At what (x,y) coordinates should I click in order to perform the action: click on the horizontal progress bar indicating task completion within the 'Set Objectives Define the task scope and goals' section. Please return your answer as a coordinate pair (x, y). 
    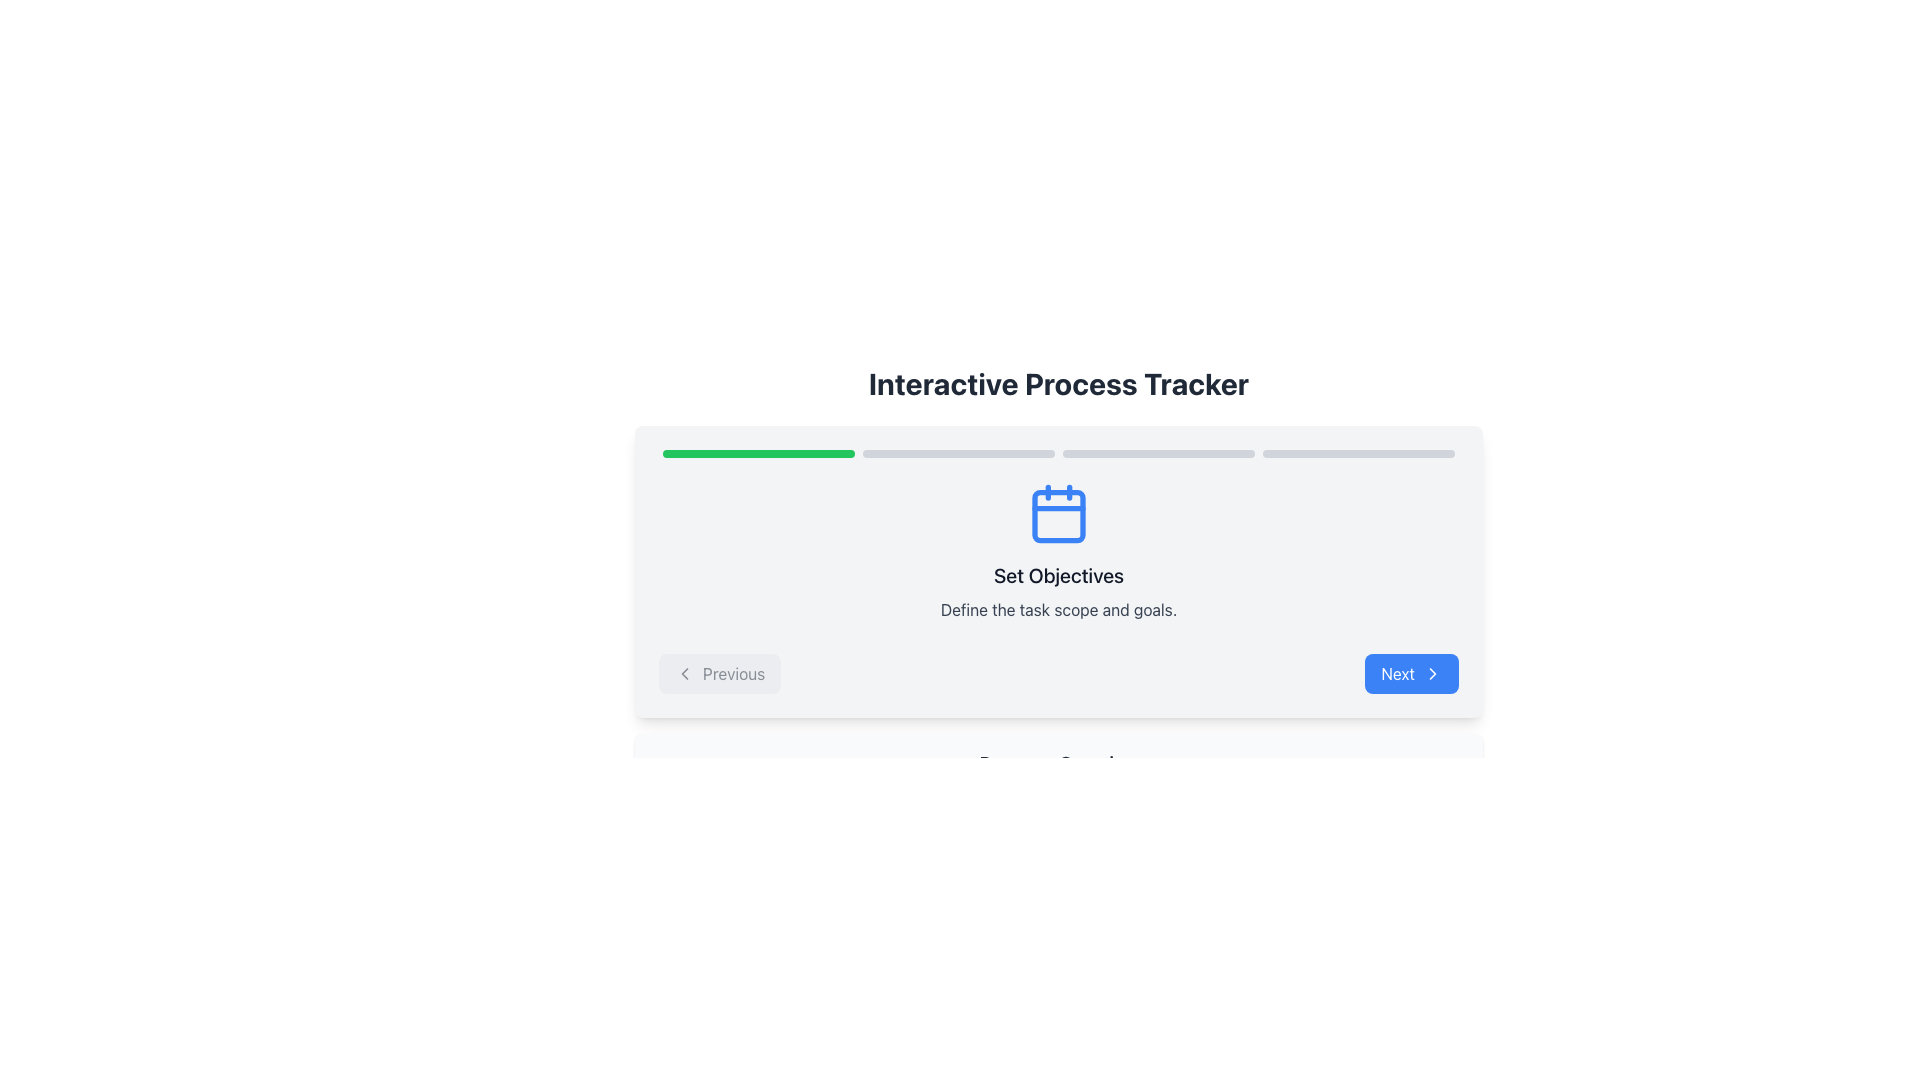
    Looking at the image, I should click on (1058, 454).